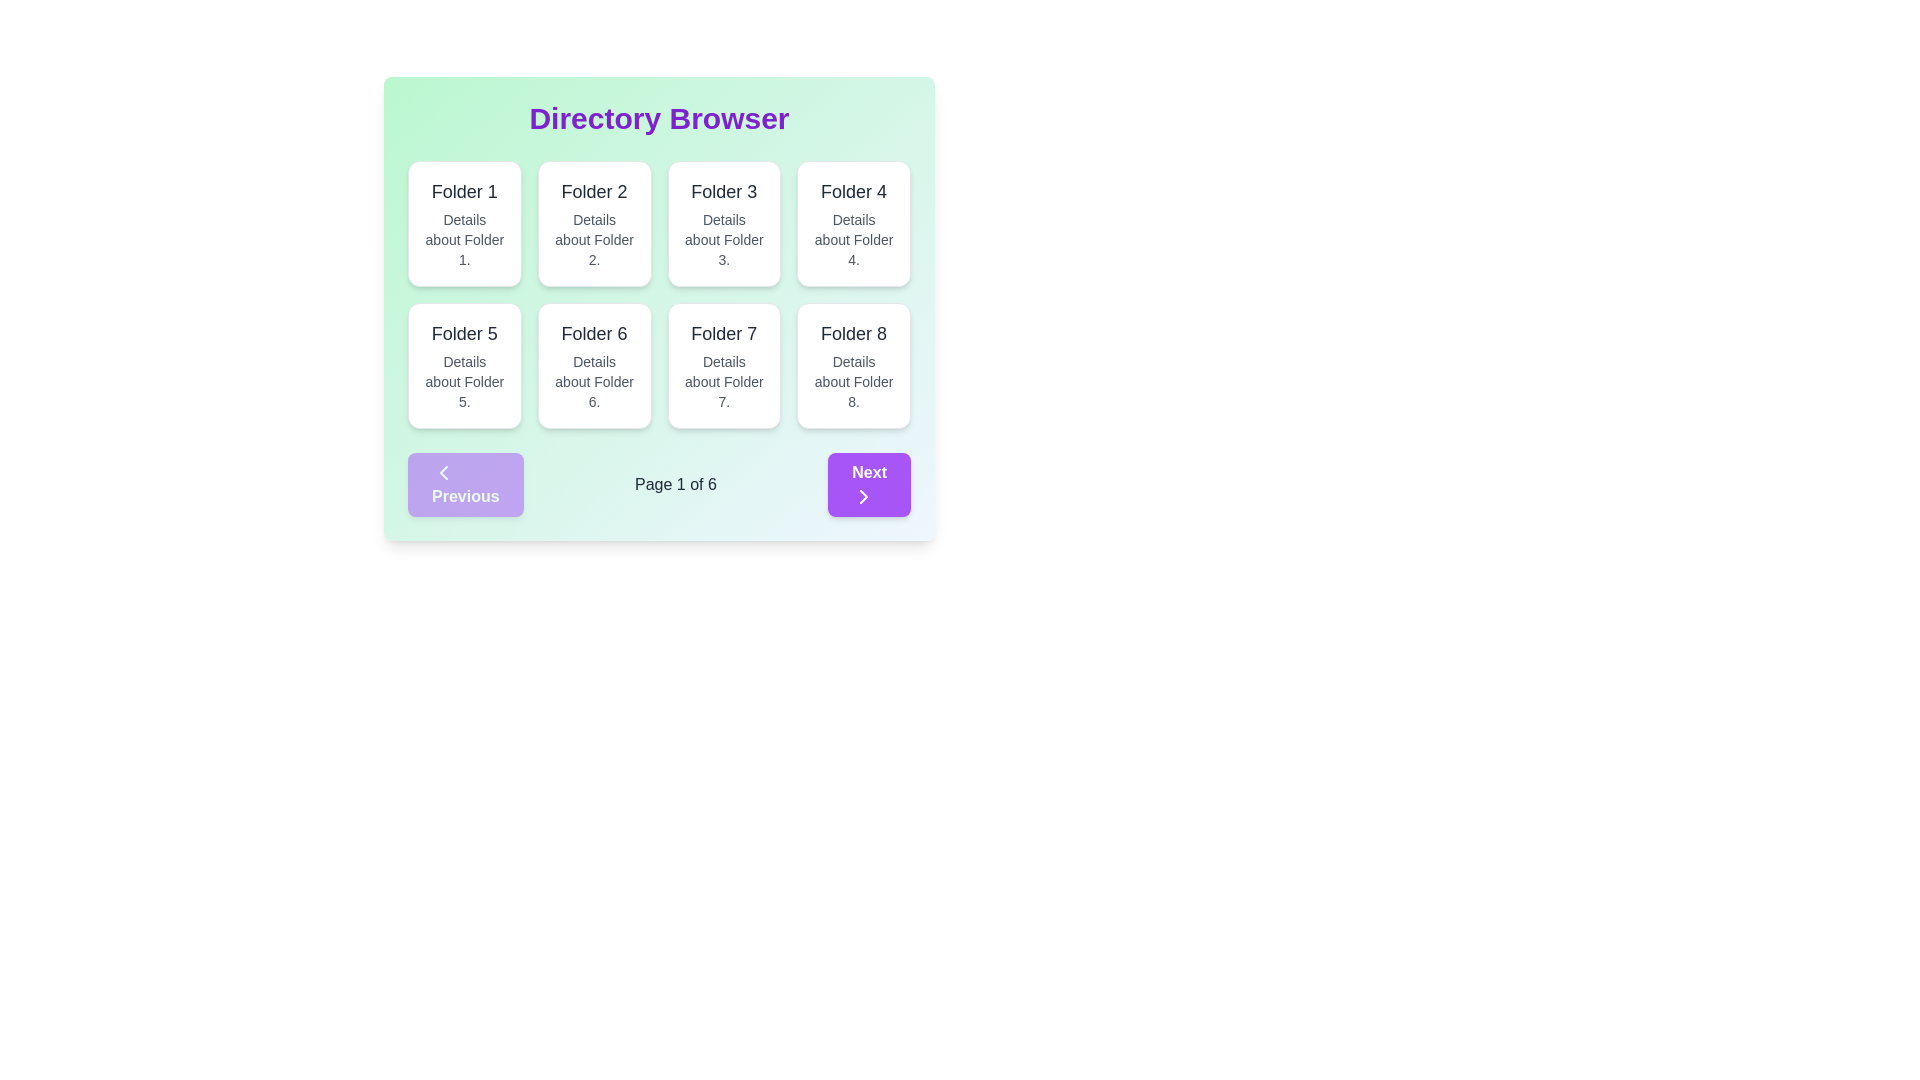 This screenshot has height=1080, width=1920. What do you see at coordinates (463, 223) in the screenshot?
I see `the folder item Card located in the top-left corner of the grid layout by moving the cursor to its center point` at bounding box center [463, 223].